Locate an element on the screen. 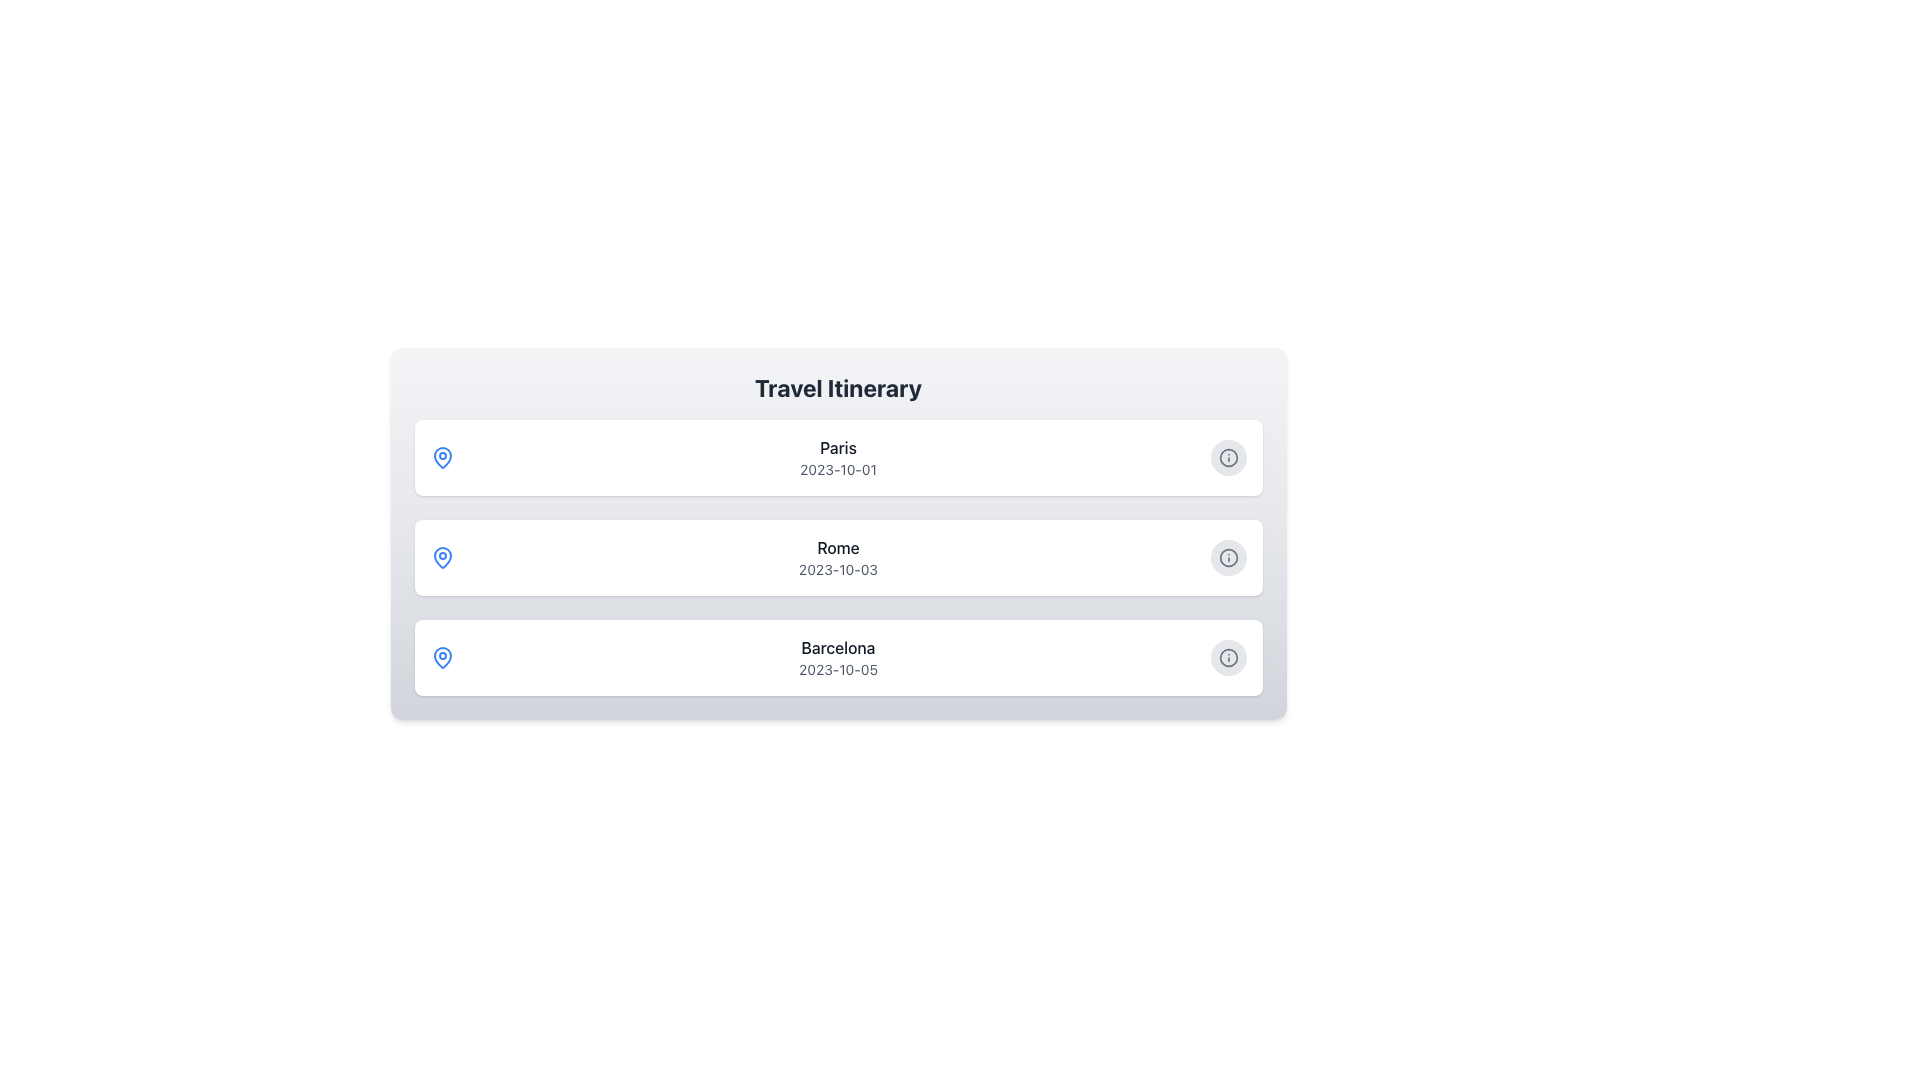 The image size is (1920, 1080). the static text label displaying 'Paris' which is centrally aligned at the top of the 'Travel Itinerary' section is located at coordinates (838, 446).